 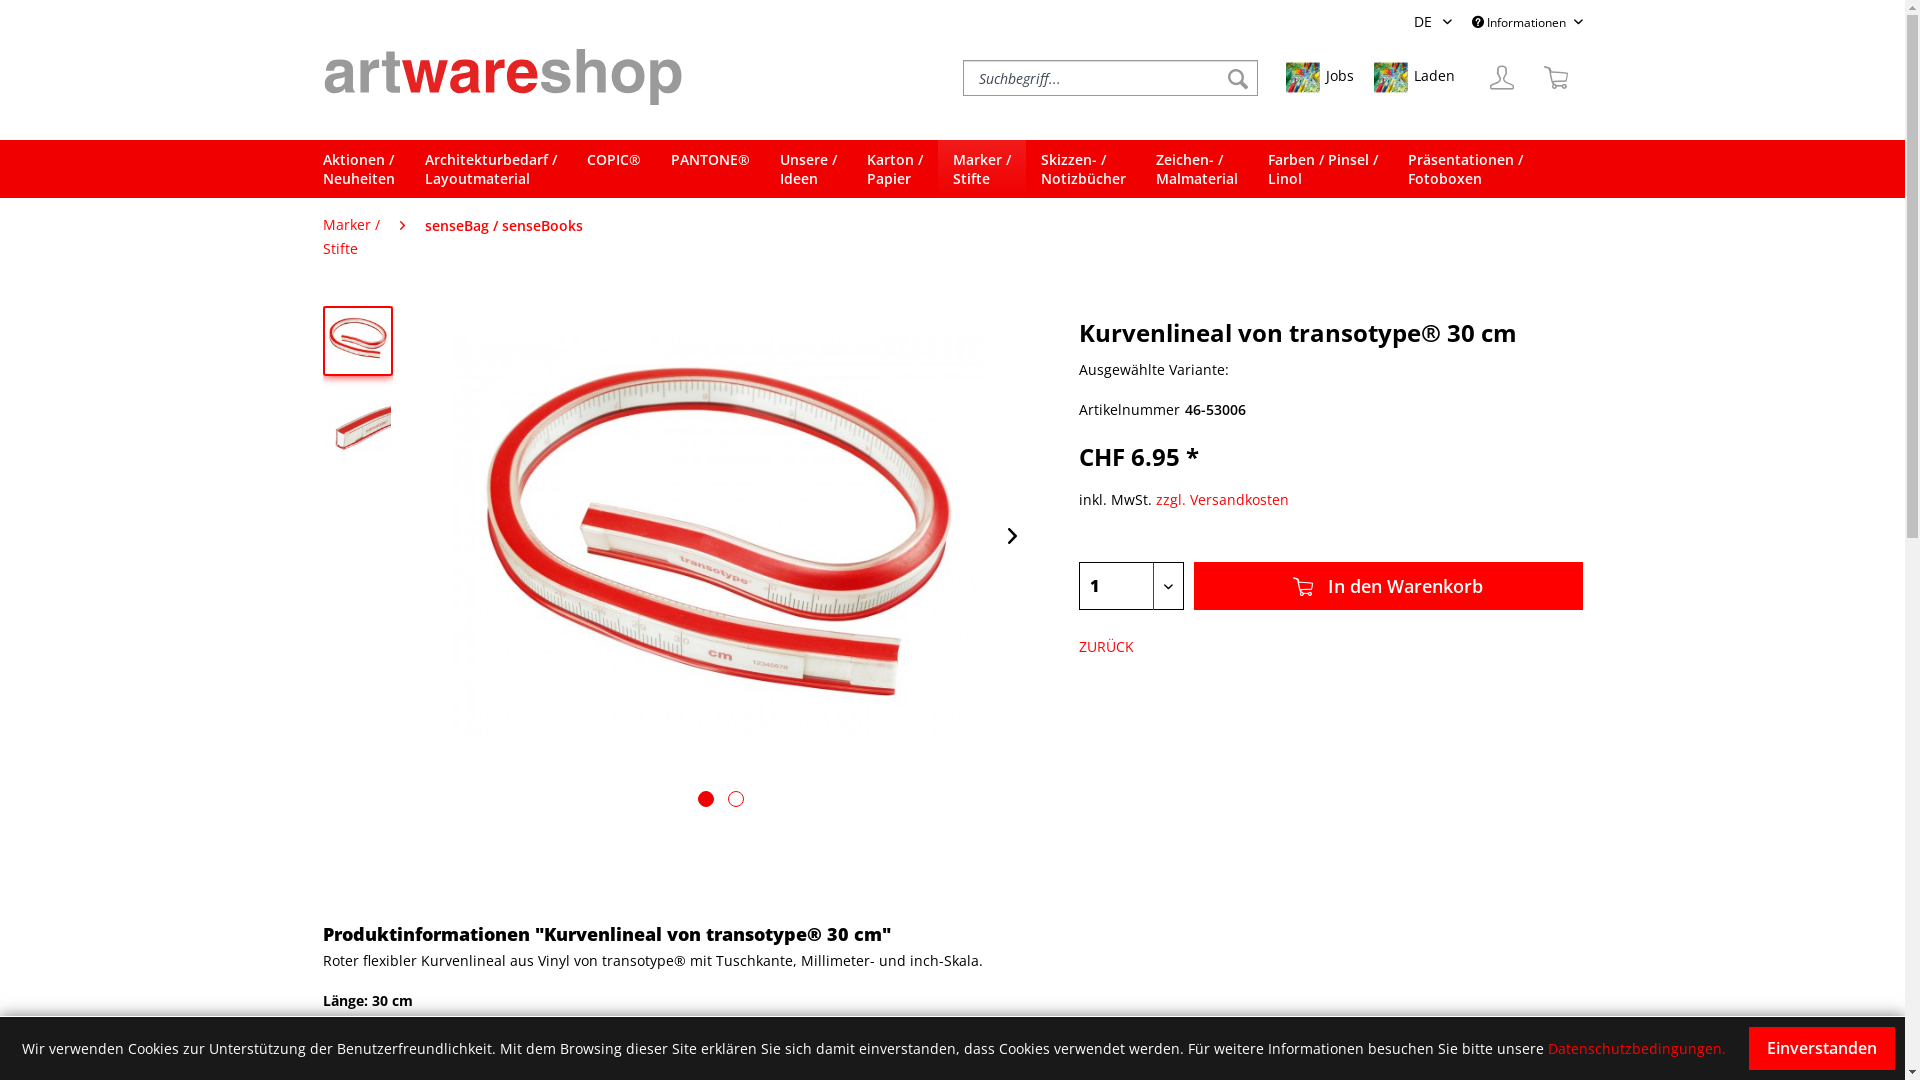 I want to click on 'Farben / Pinsel /, so click(x=1321, y=168).